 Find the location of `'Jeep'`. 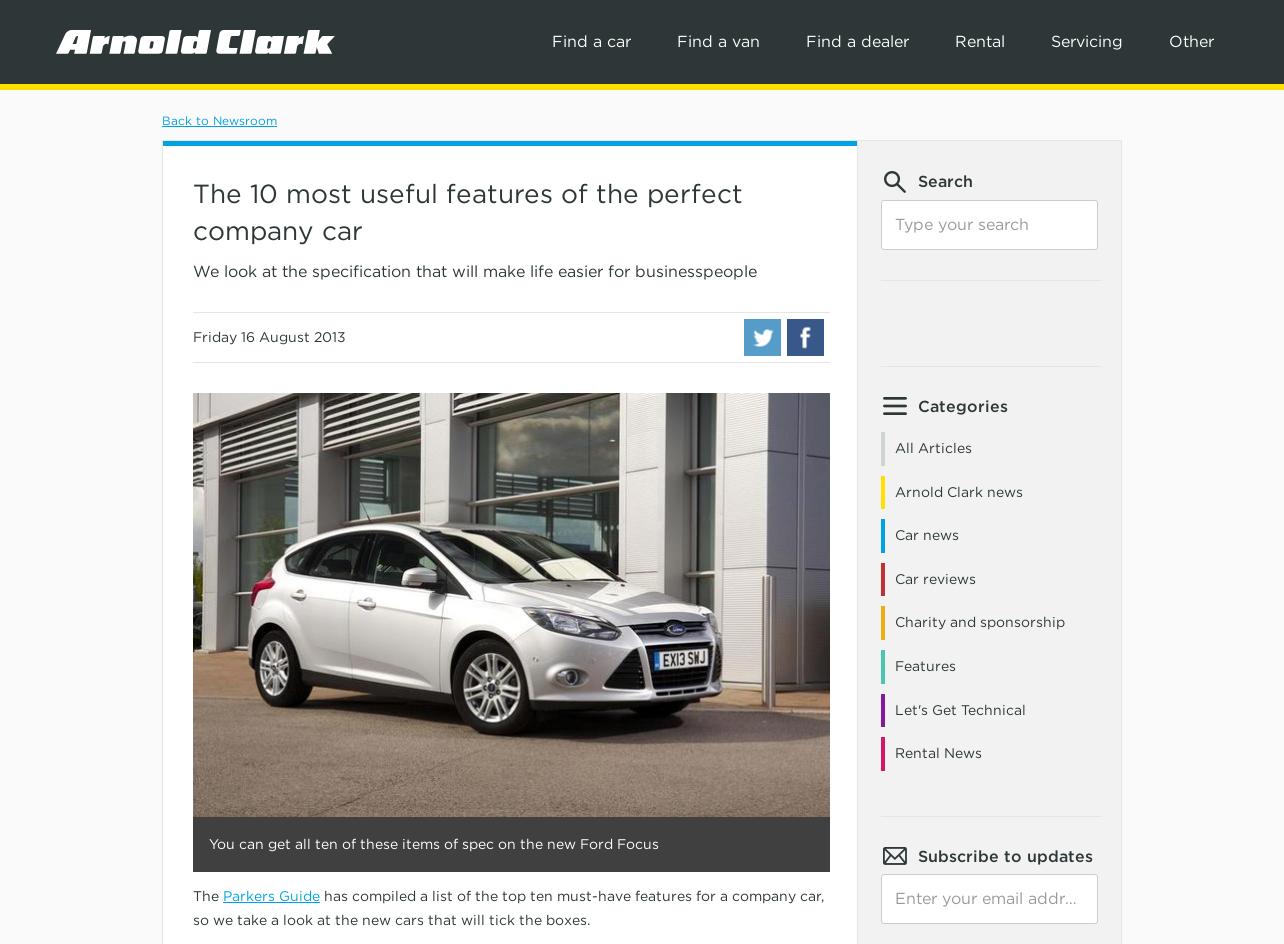

'Jeep' is located at coordinates (500, 337).